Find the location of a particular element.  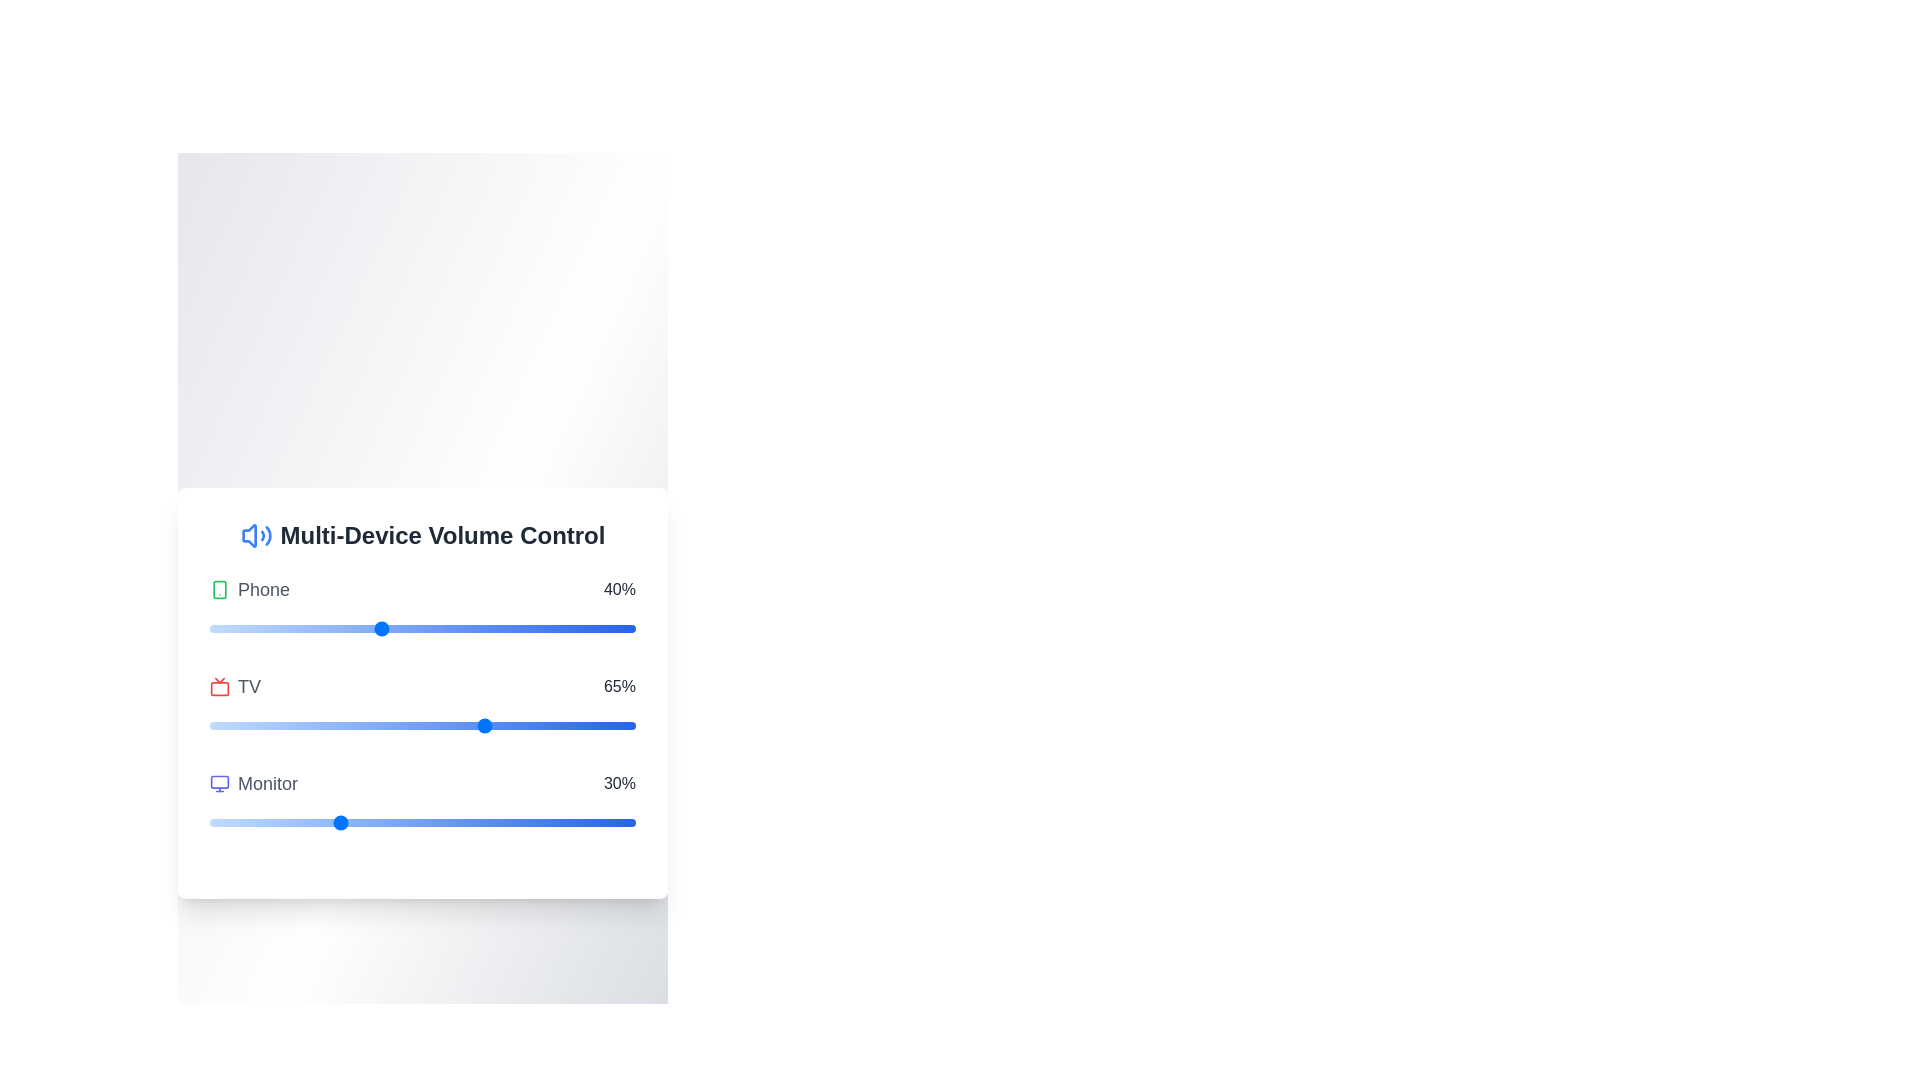

the small rectangular vector graphic subcomponent of the icon adjacent to the 'Phone' label in the Multi-Device Volume Control interface is located at coordinates (220, 588).